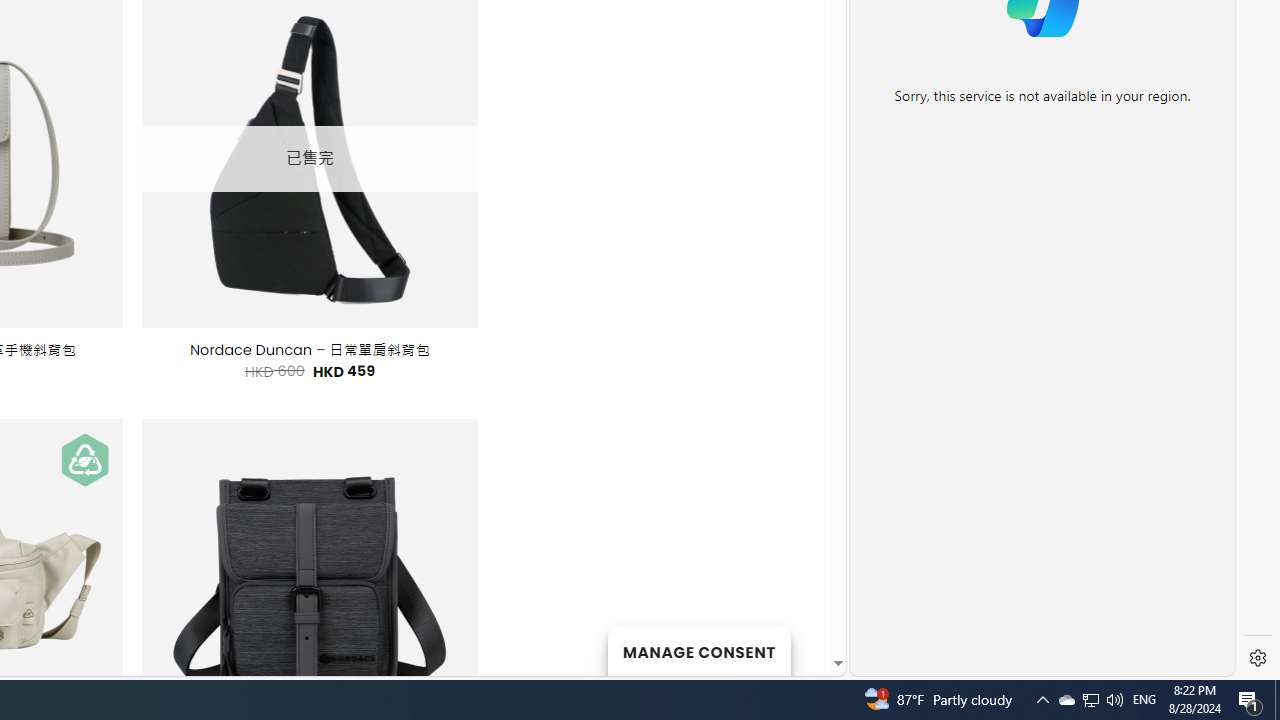 The image size is (1280, 720). What do you see at coordinates (698, 650) in the screenshot?
I see `'MANAGE CONSENT'` at bounding box center [698, 650].